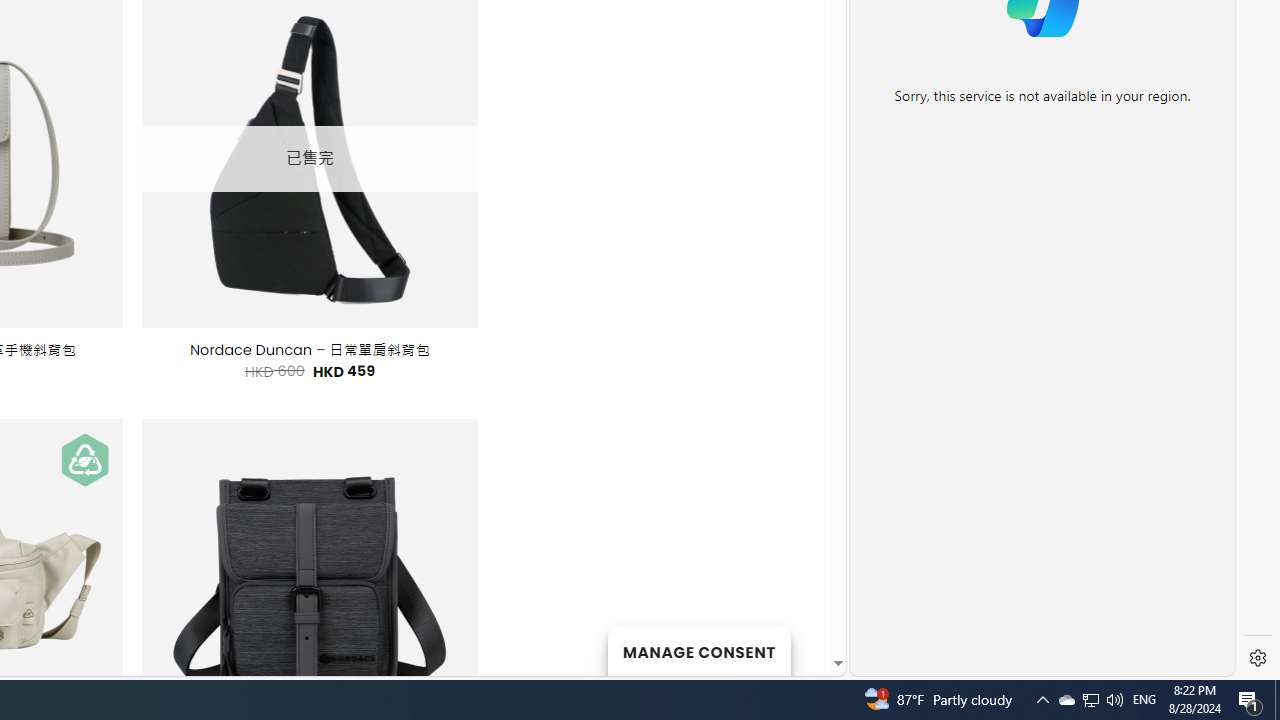 The image size is (1280, 720). What do you see at coordinates (698, 650) in the screenshot?
I see `'MANAGE CONSENT'` at bounding box center [698, 650].